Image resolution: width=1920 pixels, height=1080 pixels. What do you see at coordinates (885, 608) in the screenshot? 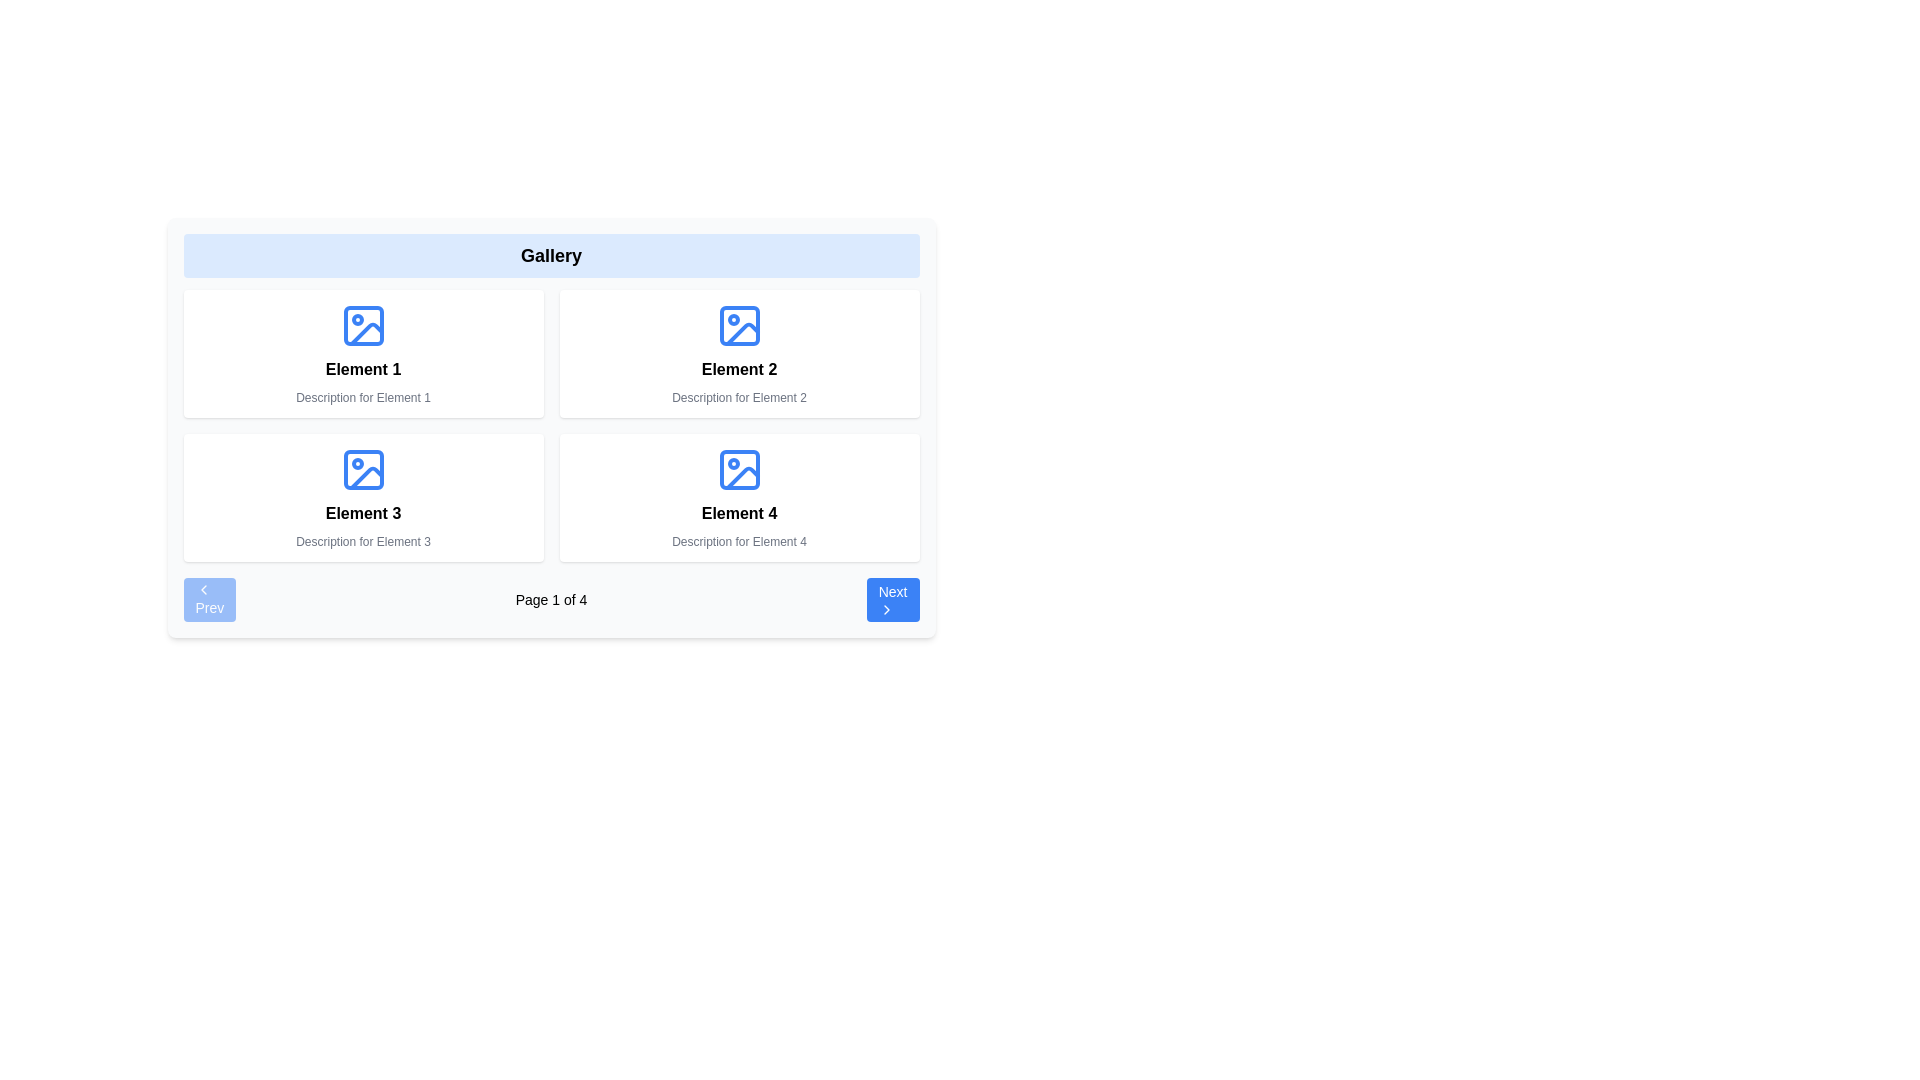
I see `the small arrow icon pointing to the right, which is located at the rightmost side of the blue 'Next' button` at bounding box center [885, 608].